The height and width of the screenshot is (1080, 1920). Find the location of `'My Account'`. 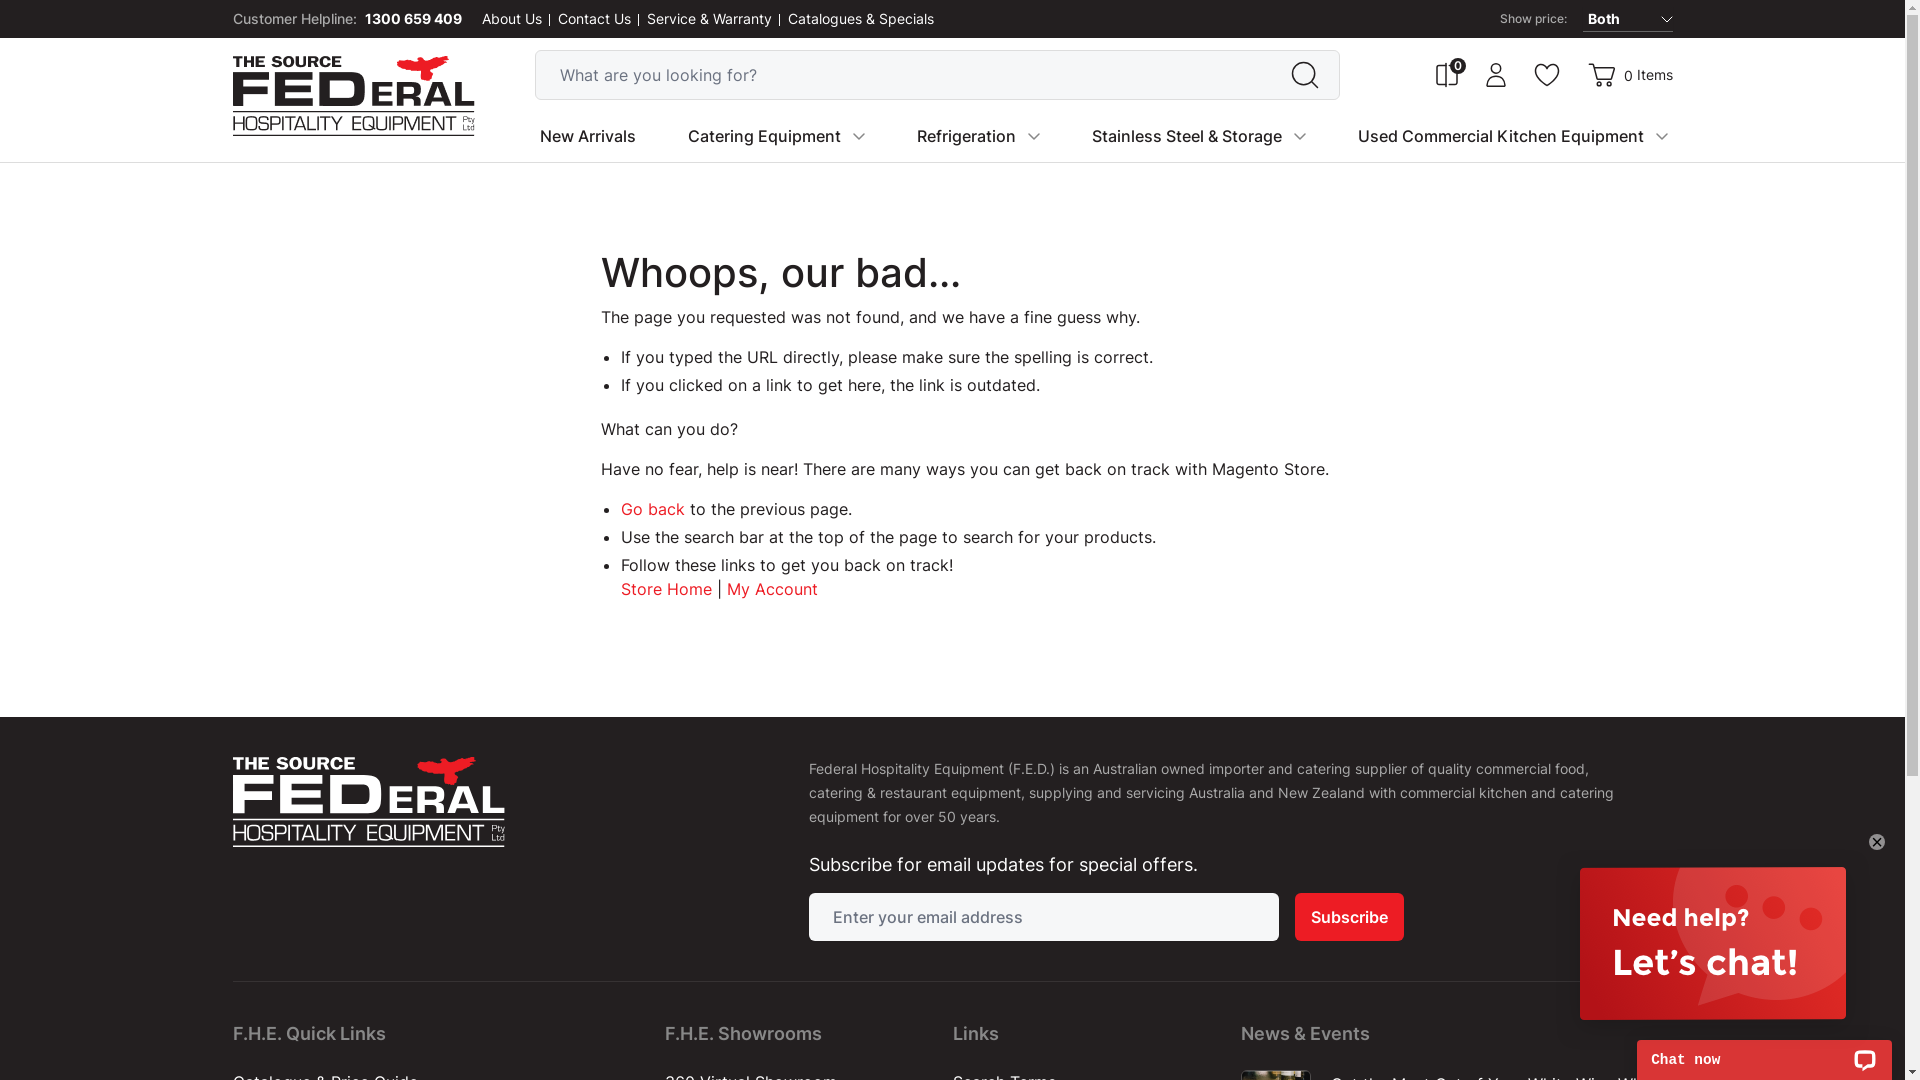

'My Account' is located at coordinates (770, 588).